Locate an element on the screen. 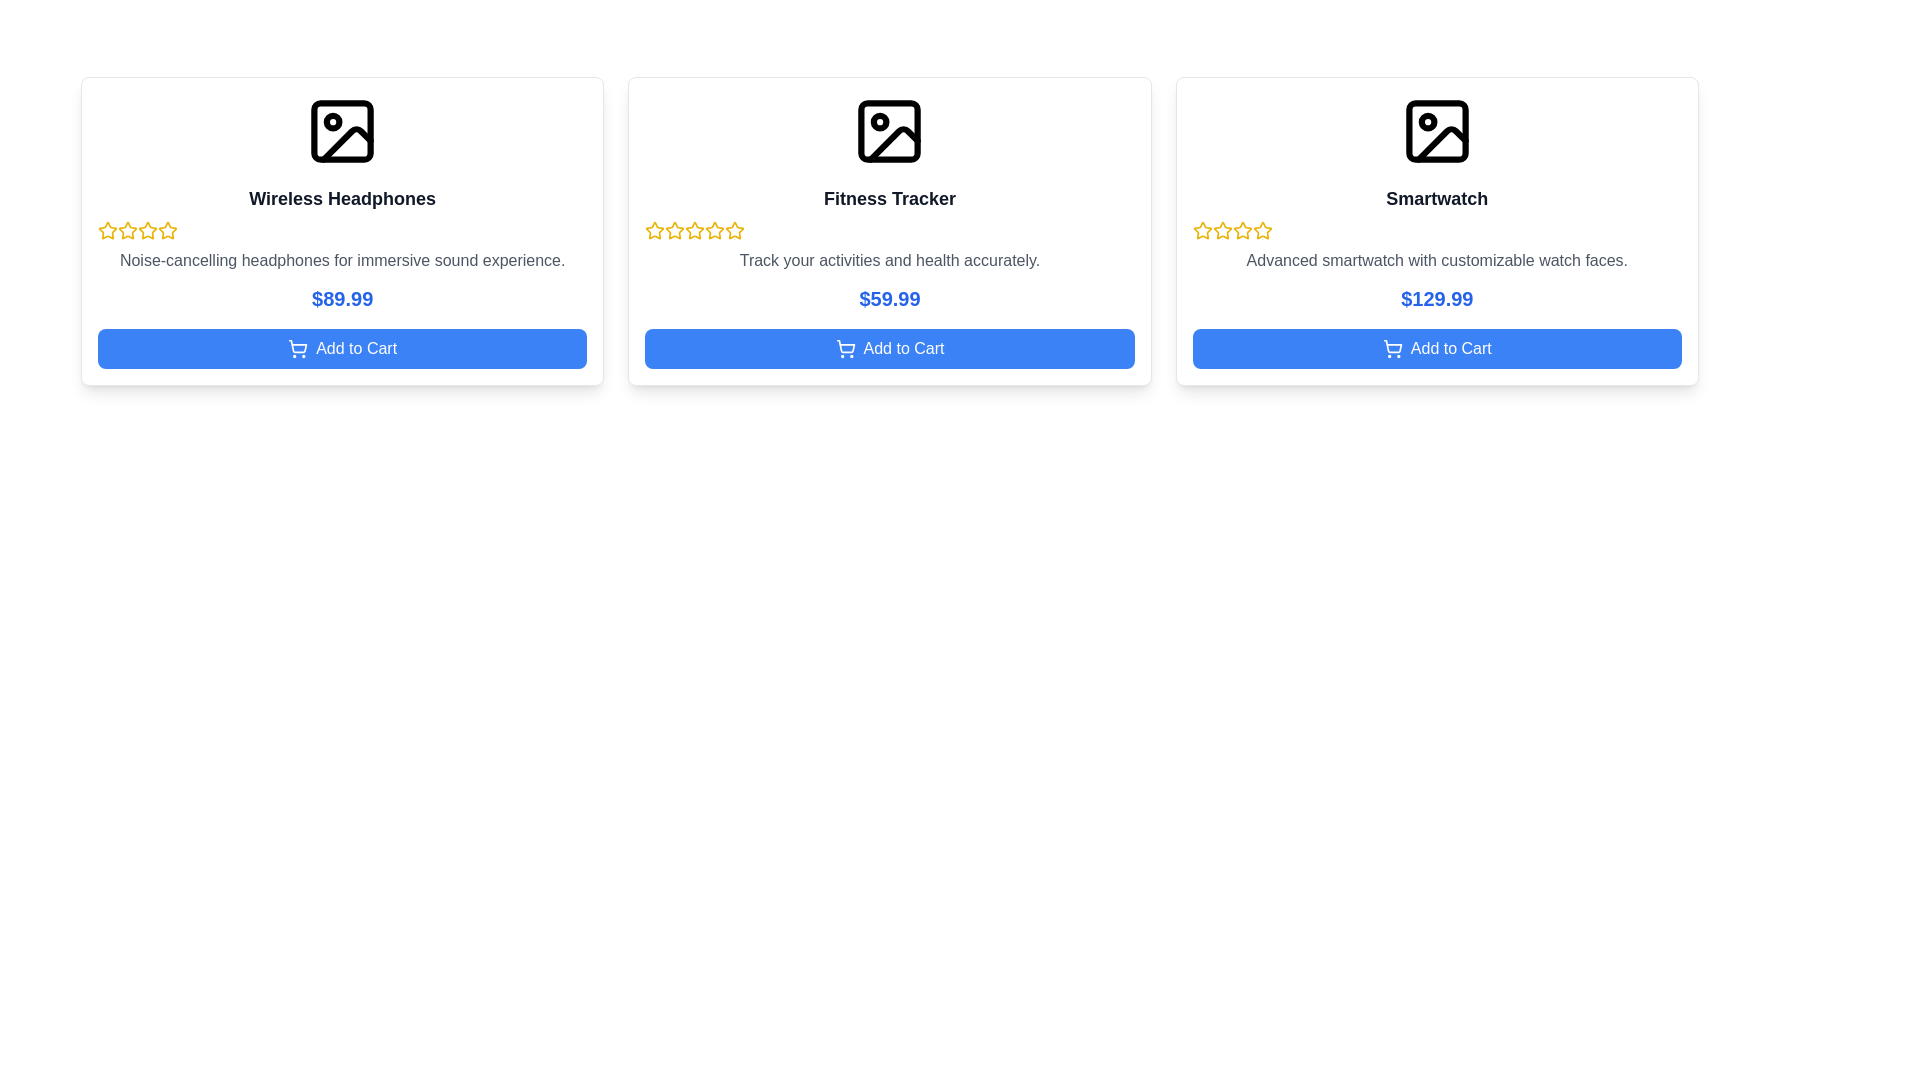 Image resolution: width=1920 pixels, height=1080 pixels. the first yellow star icon in the rating component, located below the product title 'Wireless Headphones' is located at coordinates (127, 229).